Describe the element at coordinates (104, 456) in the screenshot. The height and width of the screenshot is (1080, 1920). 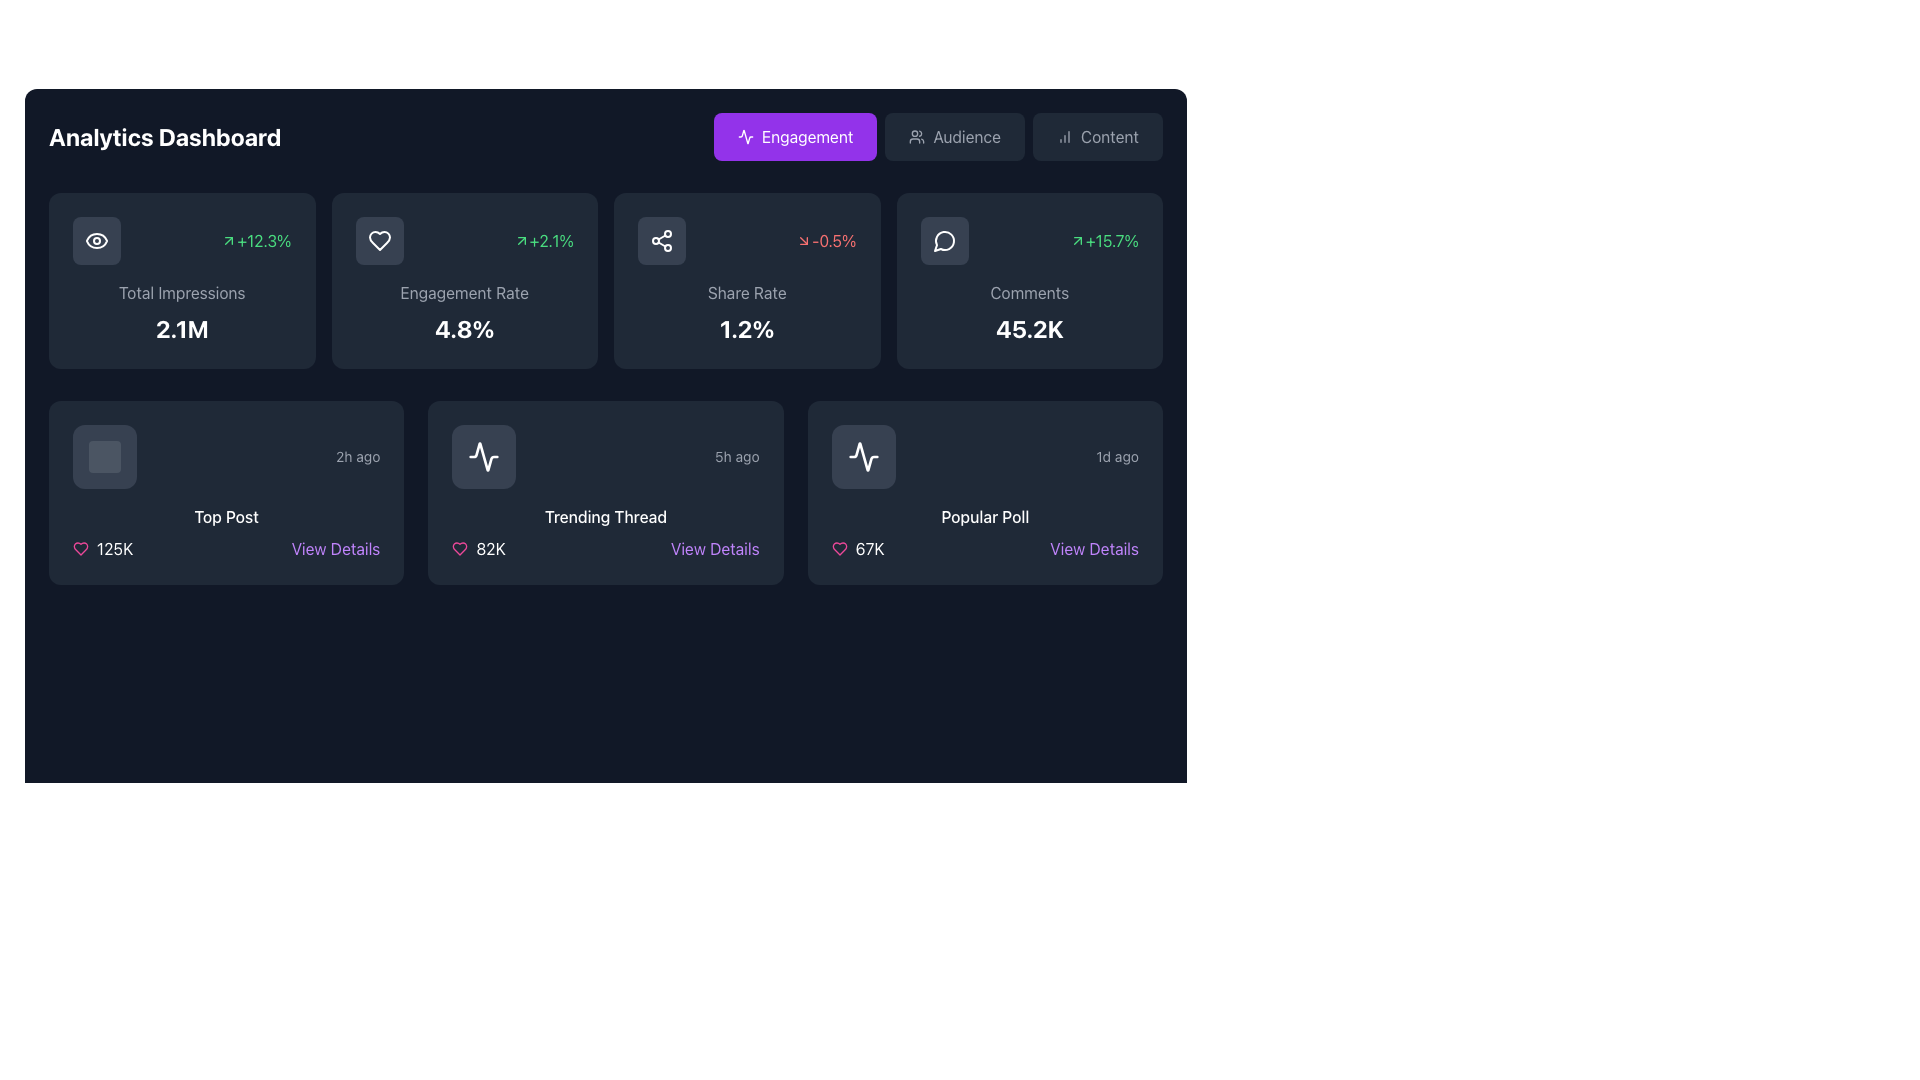
I see `the Decorative graphical element located centrally within the 'Top Post' card, which serves as a visual or functional placeholder` at that location.